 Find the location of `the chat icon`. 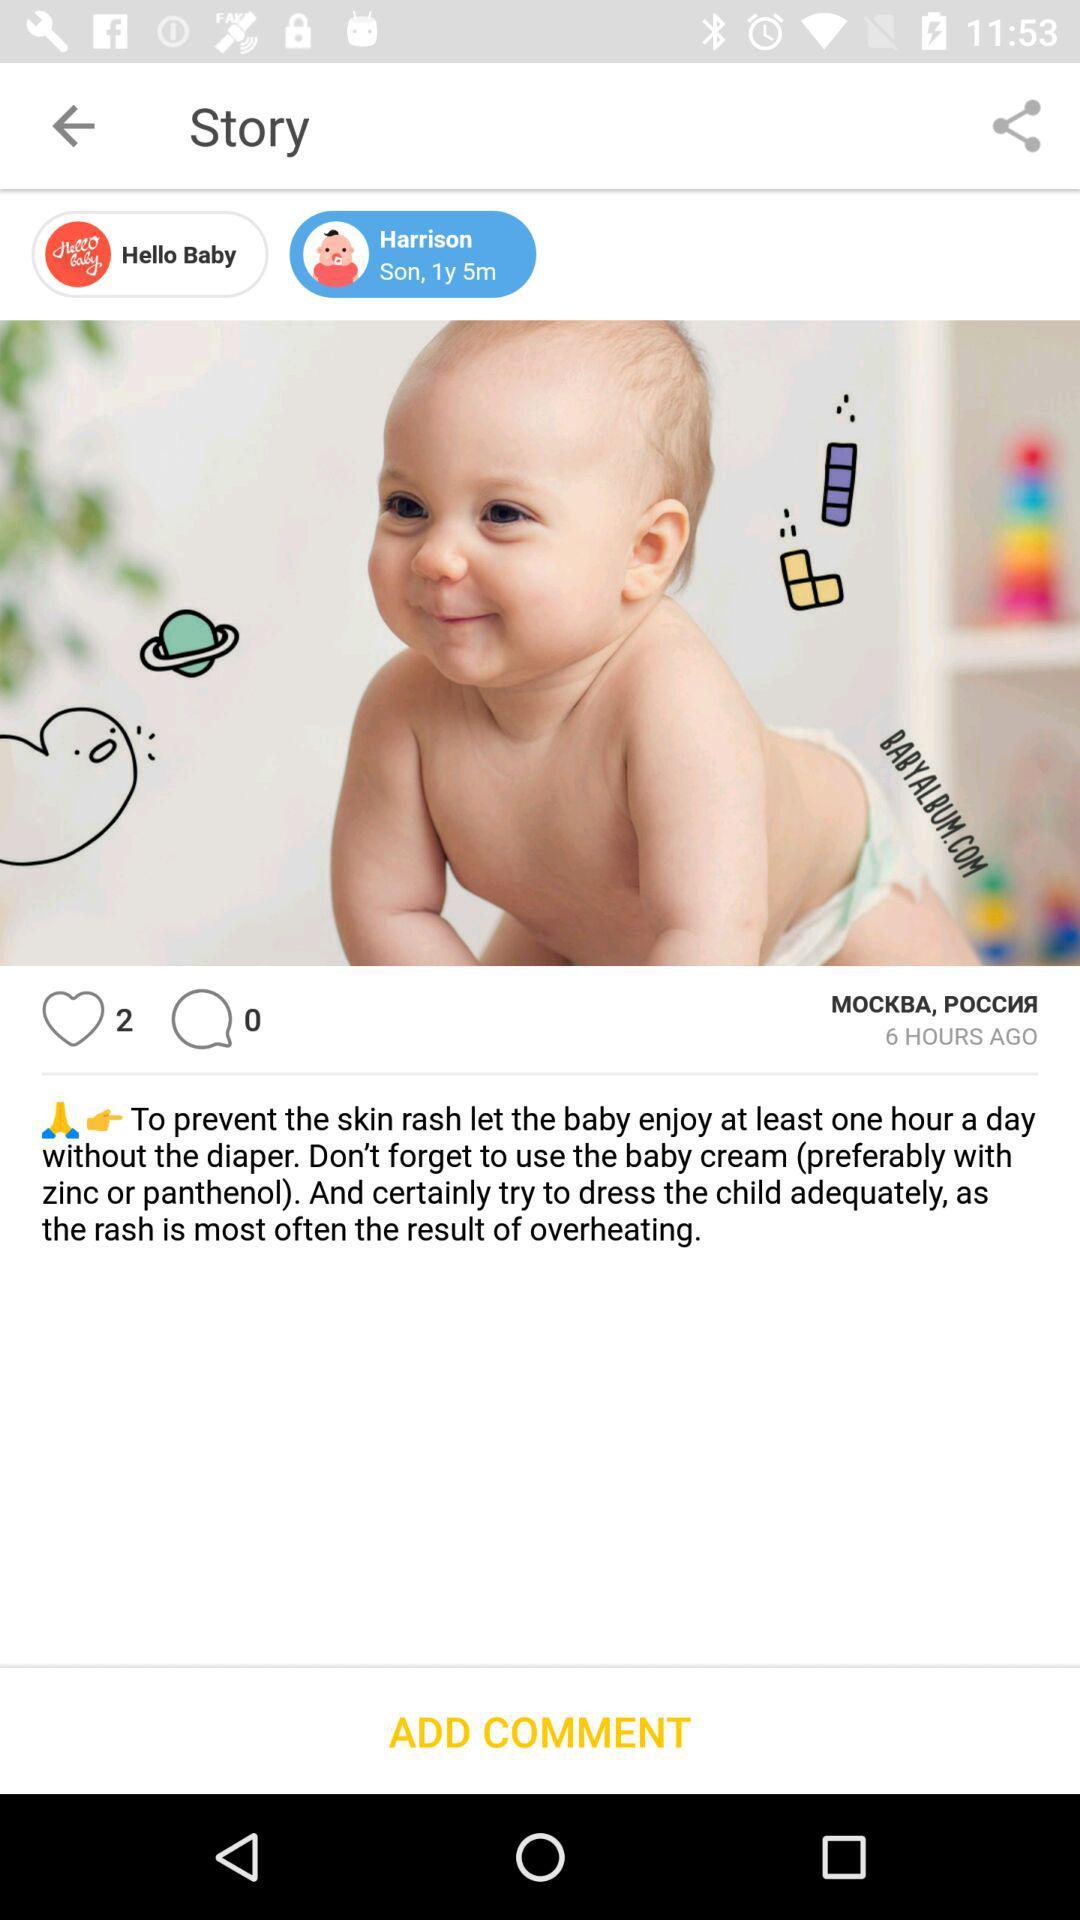

the chat icon is located at coordinates (201, 1019).